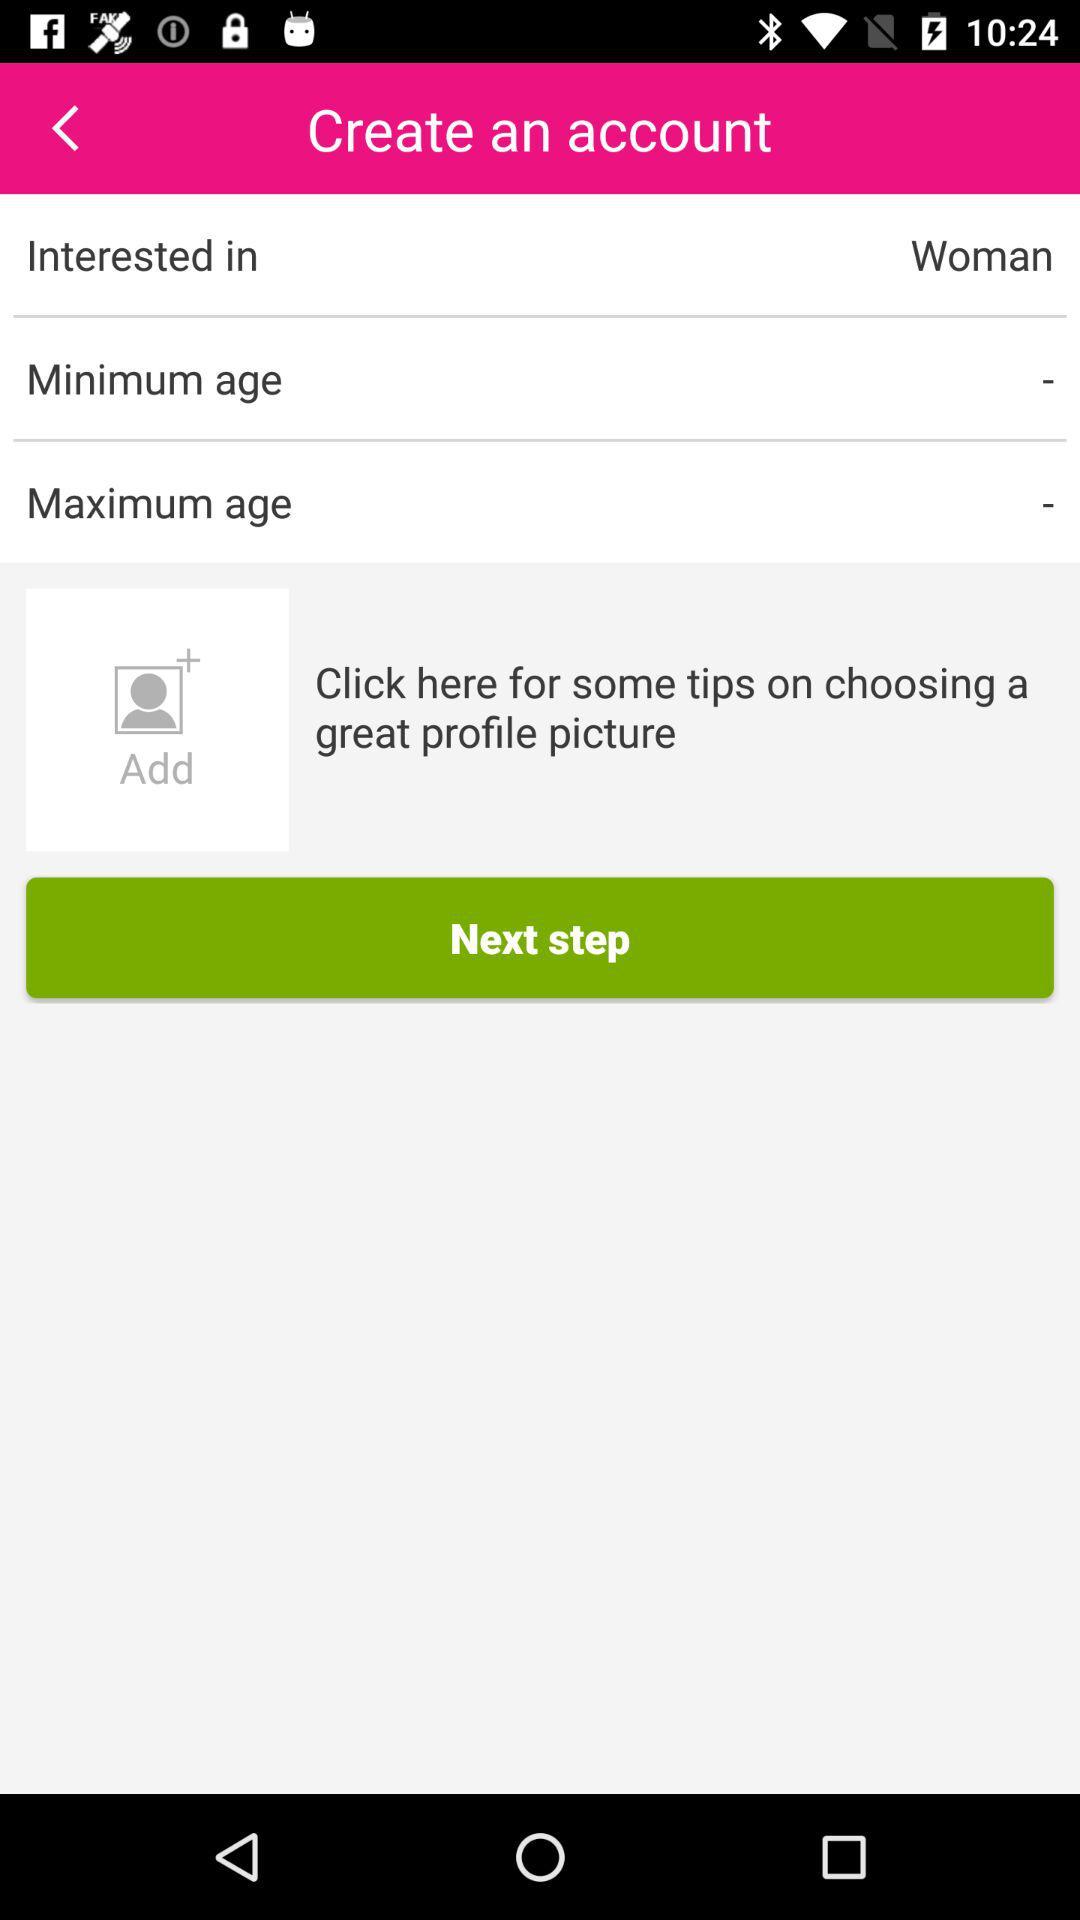  Describe the element at coordinates (683, 706) in the screenshot. I see `item above next step icon` at that location.